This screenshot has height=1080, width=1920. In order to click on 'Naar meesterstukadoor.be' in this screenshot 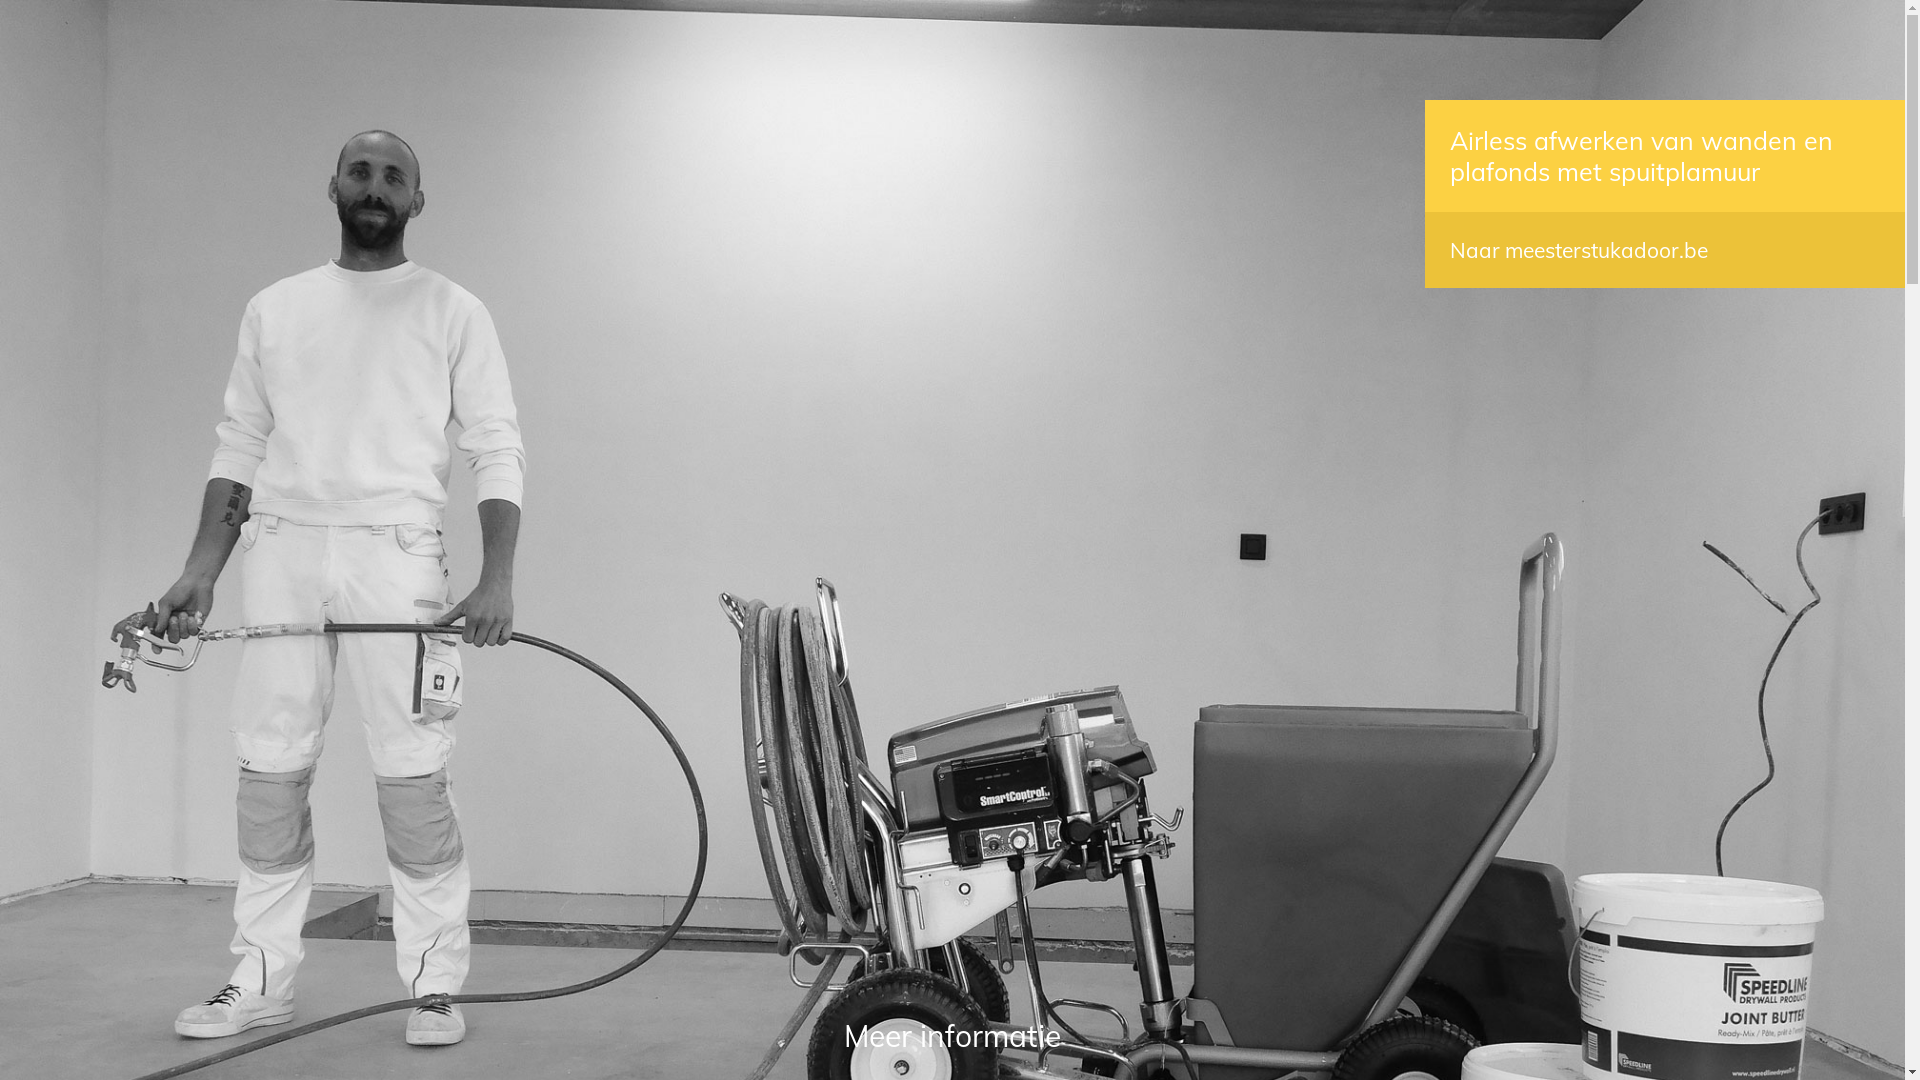, I will do `click(1578, 249)`.